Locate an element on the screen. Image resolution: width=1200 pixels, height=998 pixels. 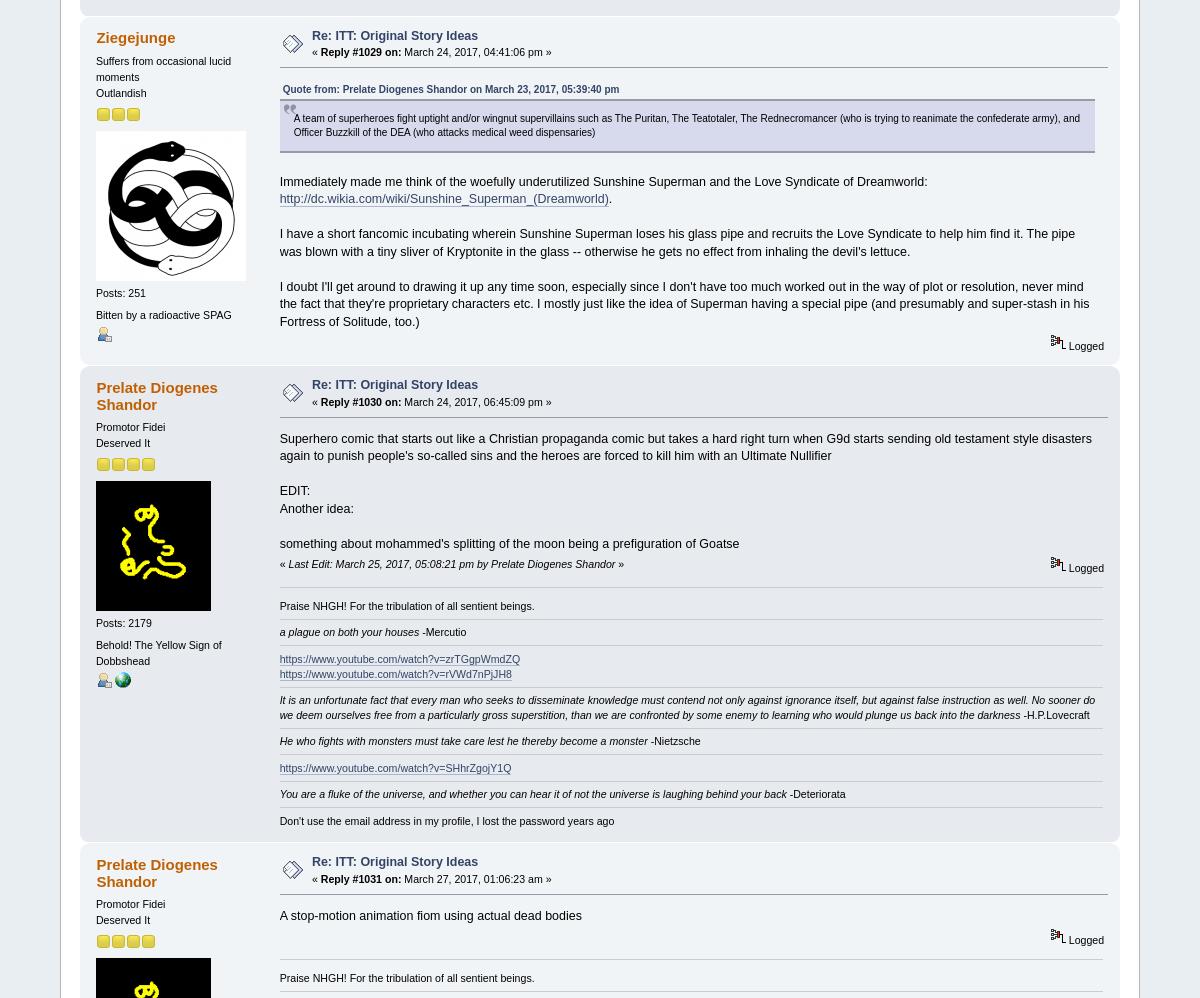
'Reply #1029 on:' is located at coordinates (360, 50).